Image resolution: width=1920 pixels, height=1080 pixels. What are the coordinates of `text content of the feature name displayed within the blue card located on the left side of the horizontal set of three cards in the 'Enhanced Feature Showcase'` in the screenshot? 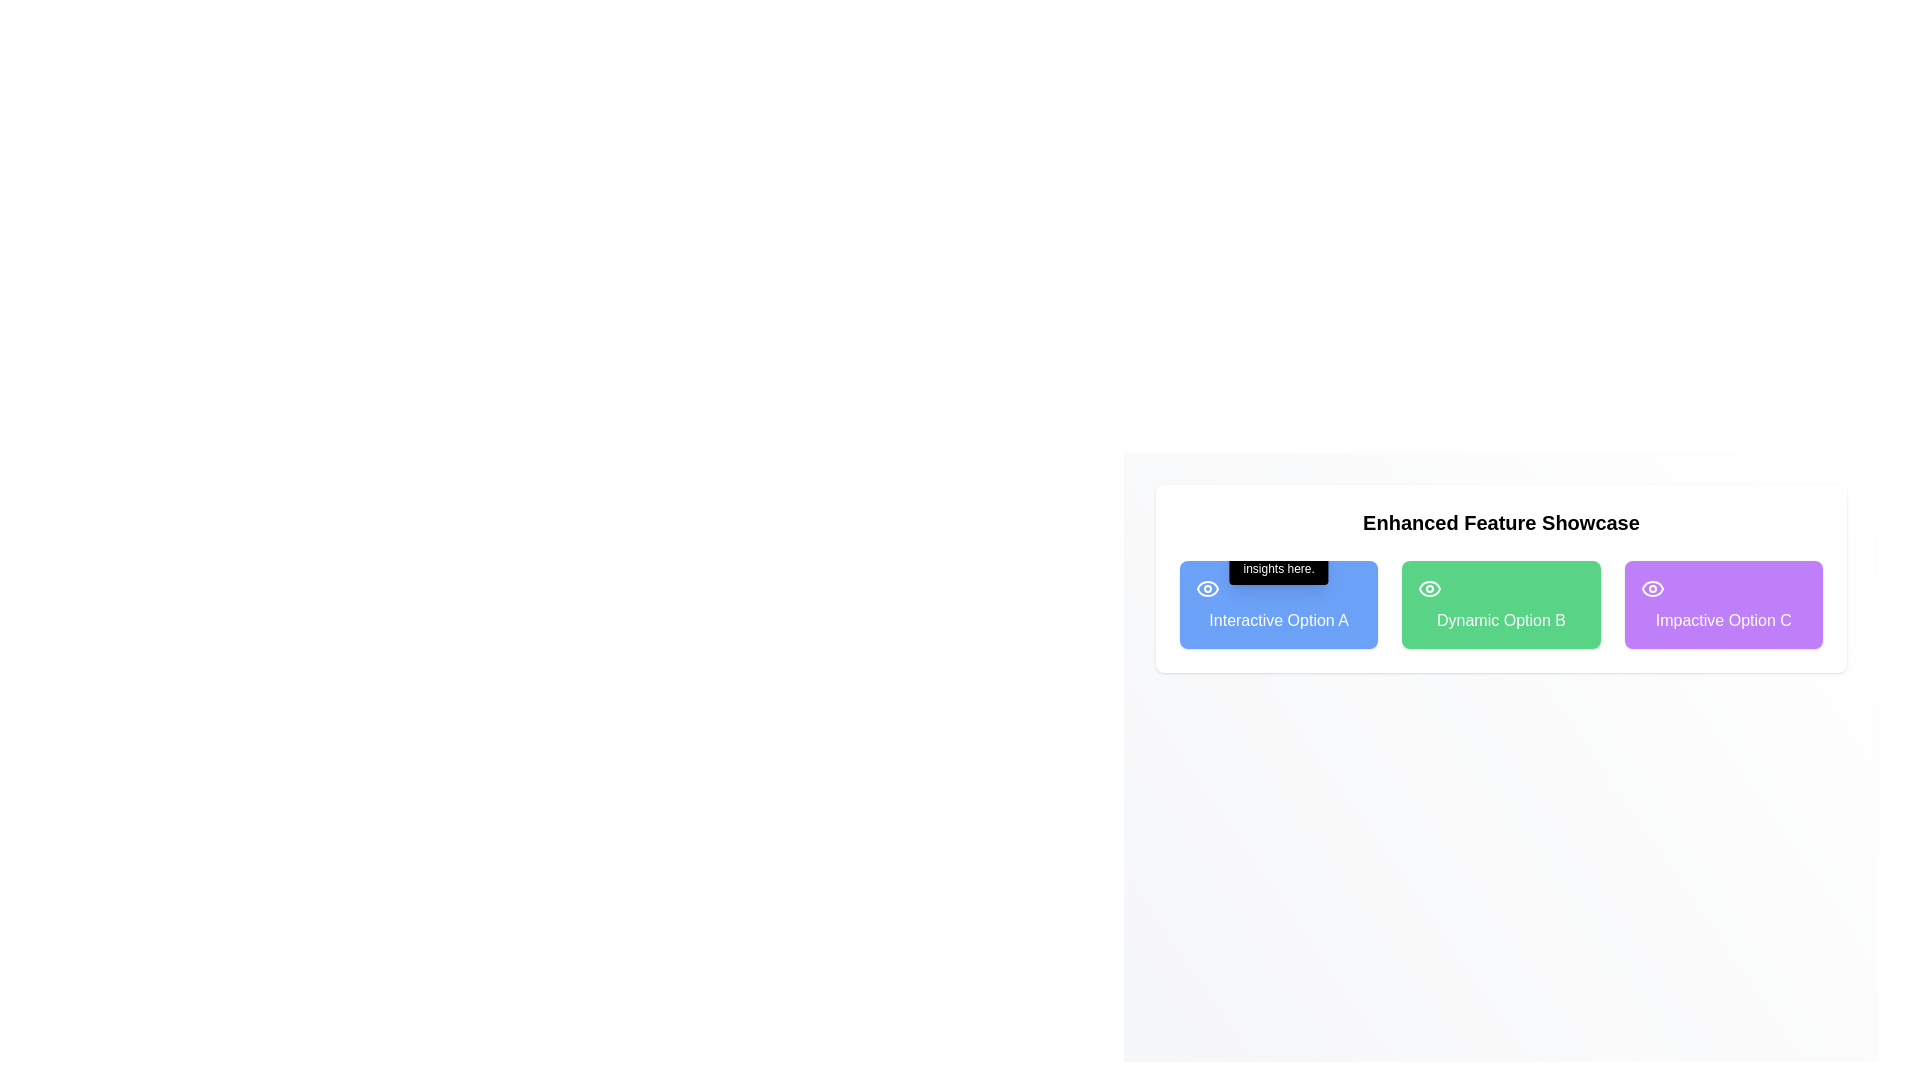 It's located at (1278, 619).